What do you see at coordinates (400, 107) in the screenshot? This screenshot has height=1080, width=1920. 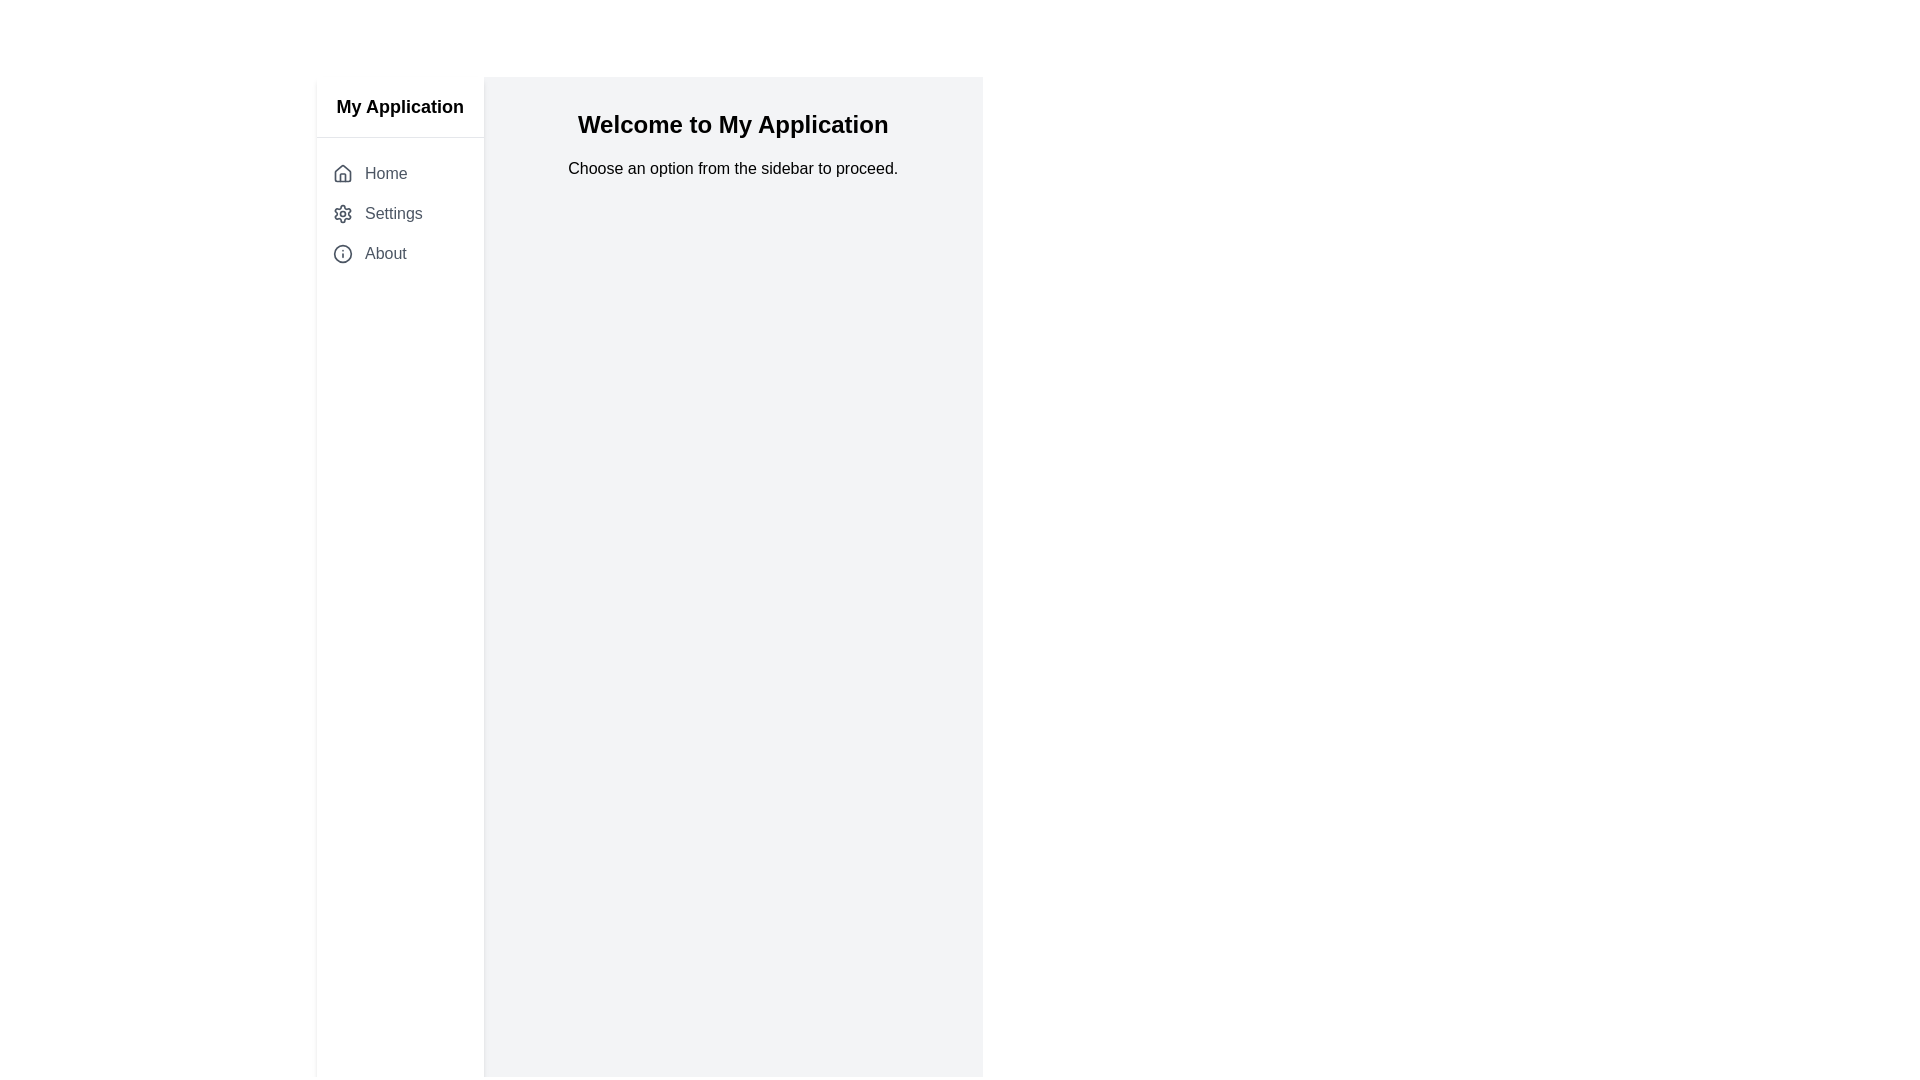 I see `the Text label that serves as the header for the sidebar, which identifies the application or section associated with it` at bounding box center [400, 107].